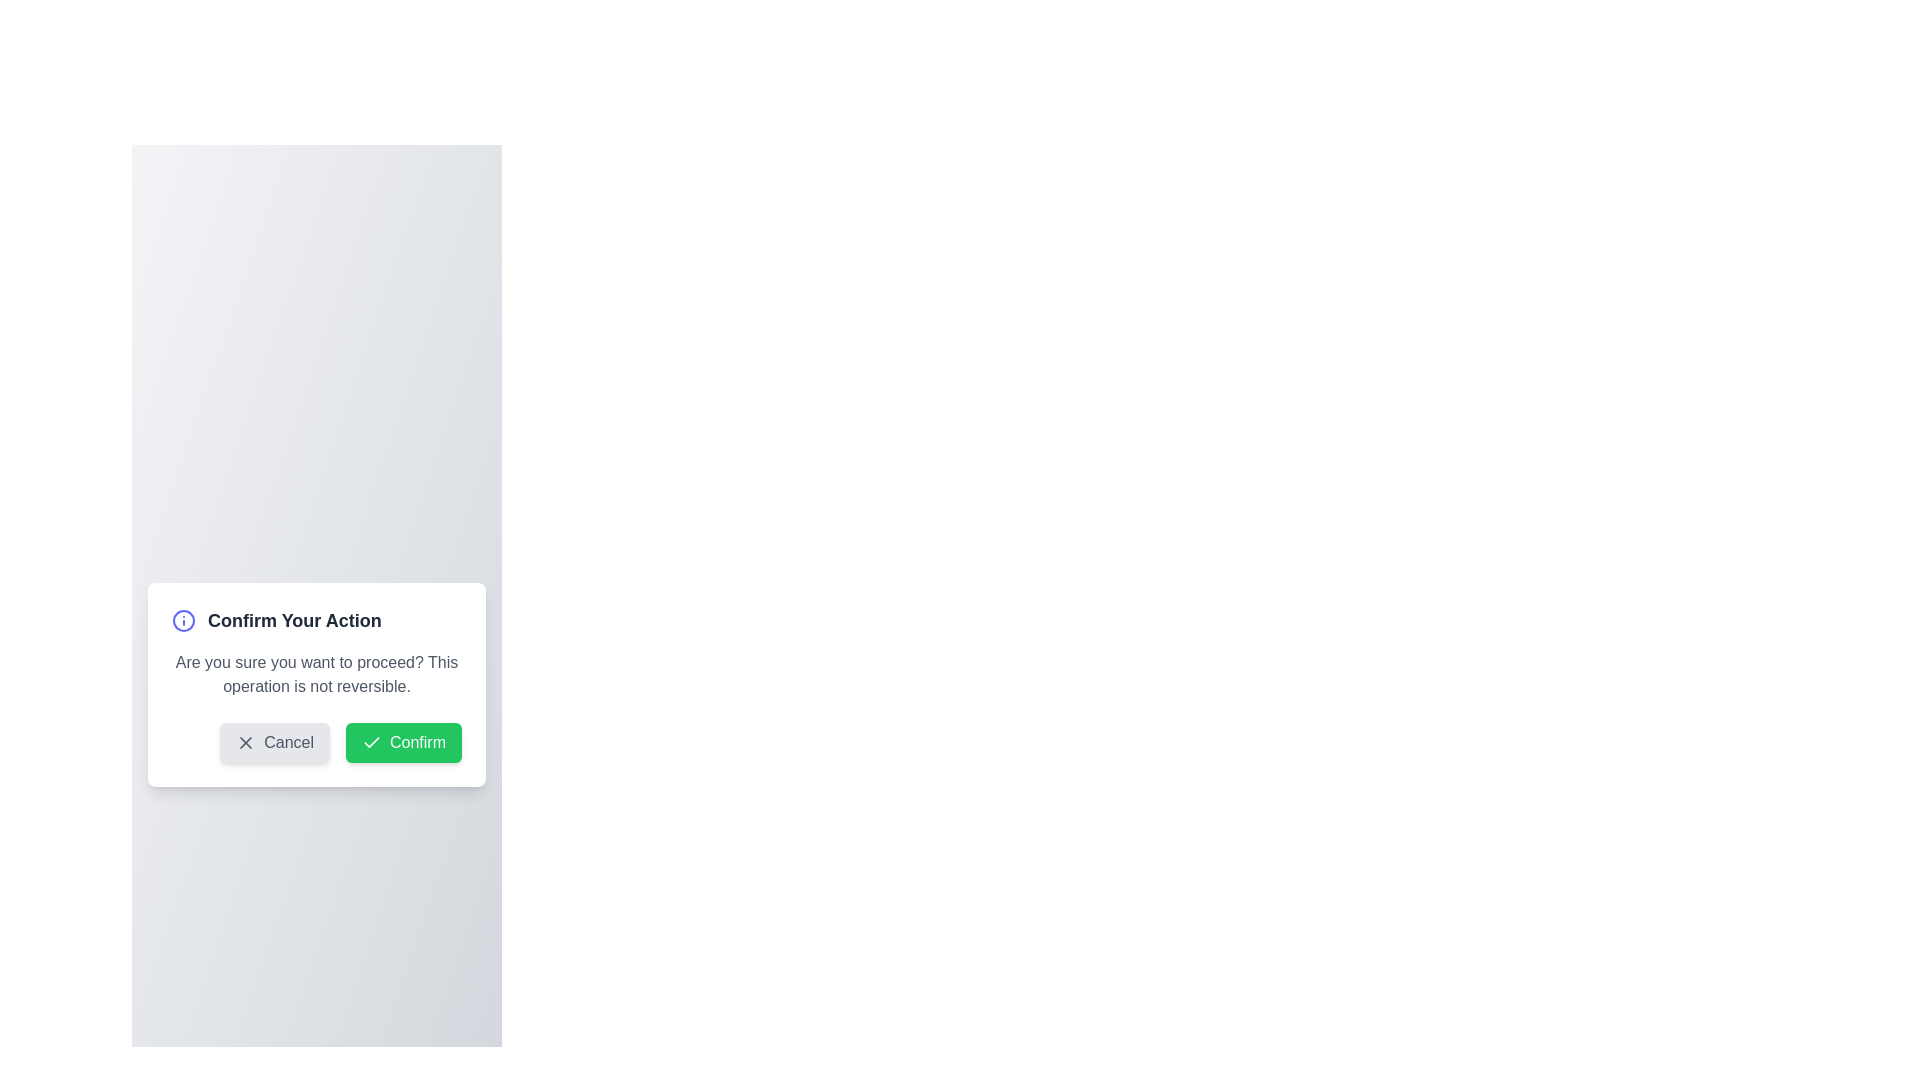 This screenshot has height=1080, width=1920. What do you see at coordinates (274, 743) in the screenshot?
I see `the cancel button located at the bottom left of the dialog box` at bounding box center [274, 743].